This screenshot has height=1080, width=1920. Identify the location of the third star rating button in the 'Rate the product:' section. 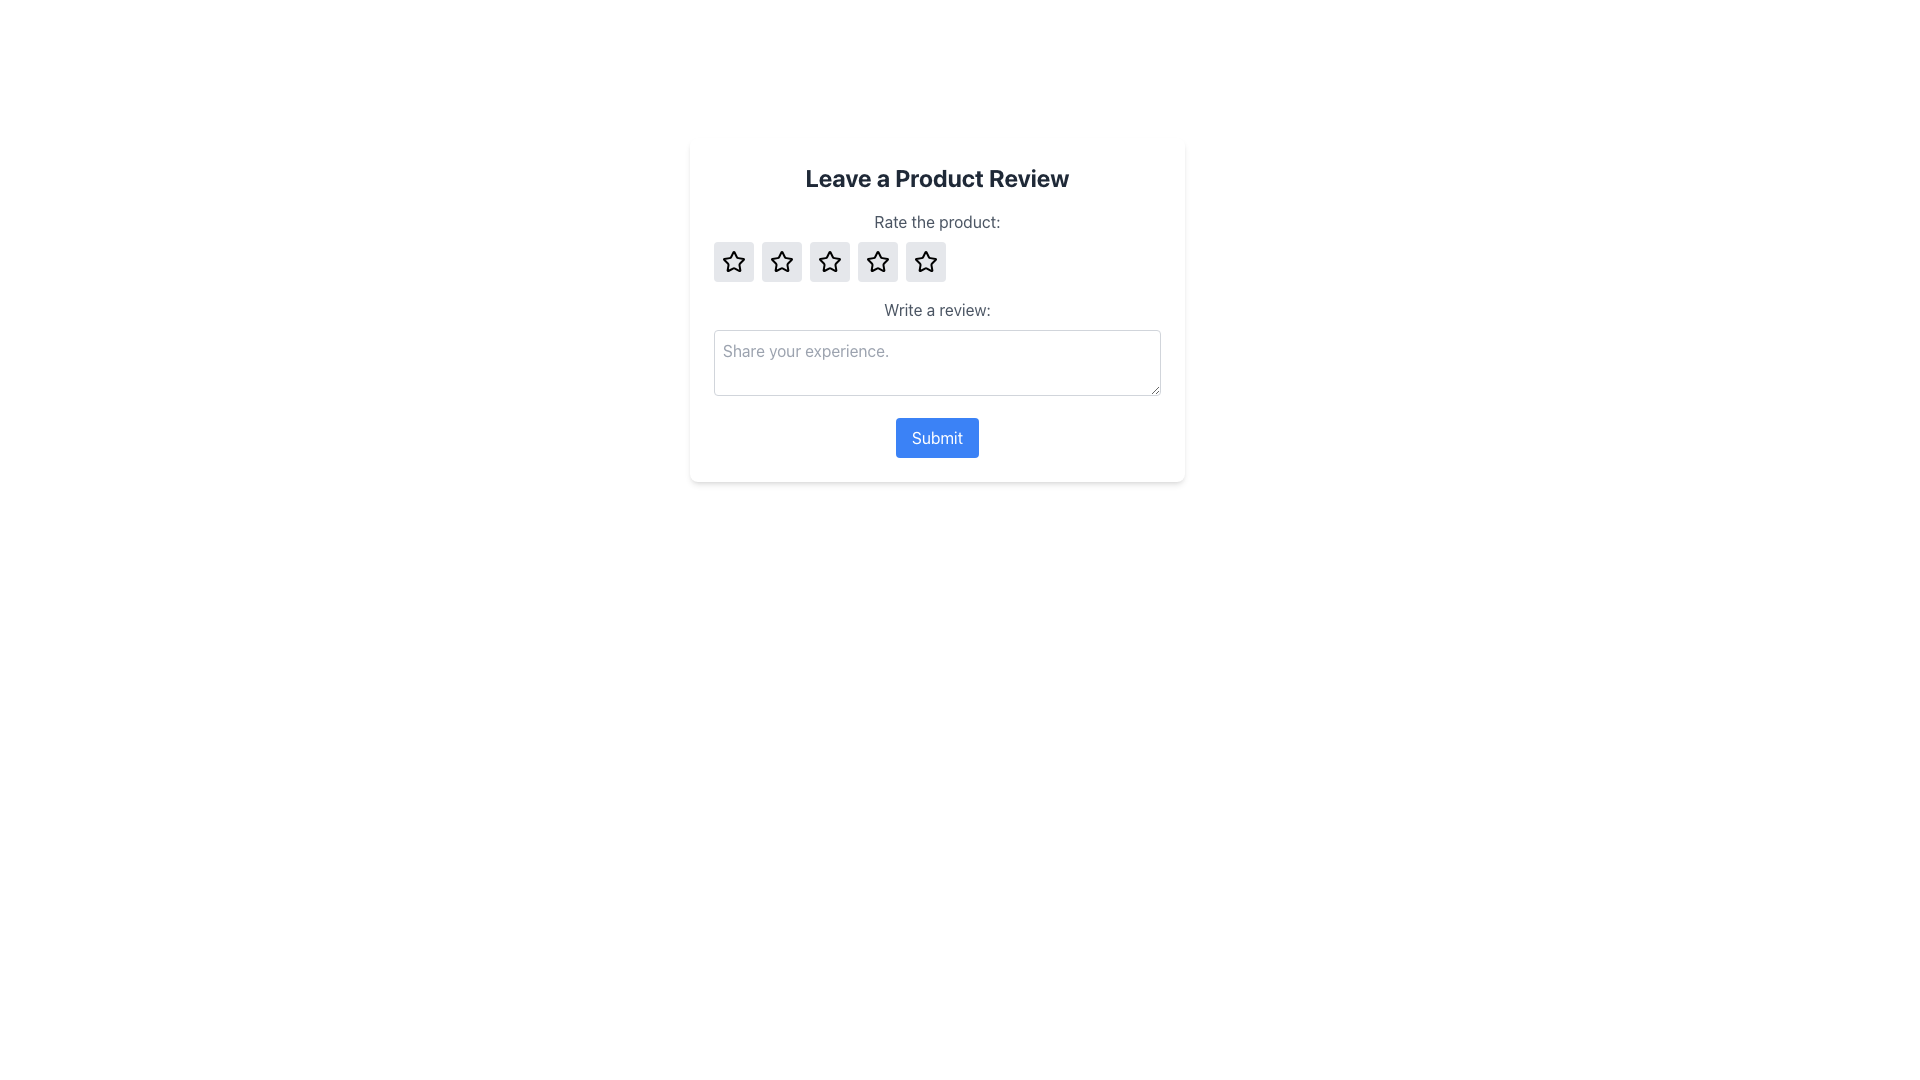
(830, 261).